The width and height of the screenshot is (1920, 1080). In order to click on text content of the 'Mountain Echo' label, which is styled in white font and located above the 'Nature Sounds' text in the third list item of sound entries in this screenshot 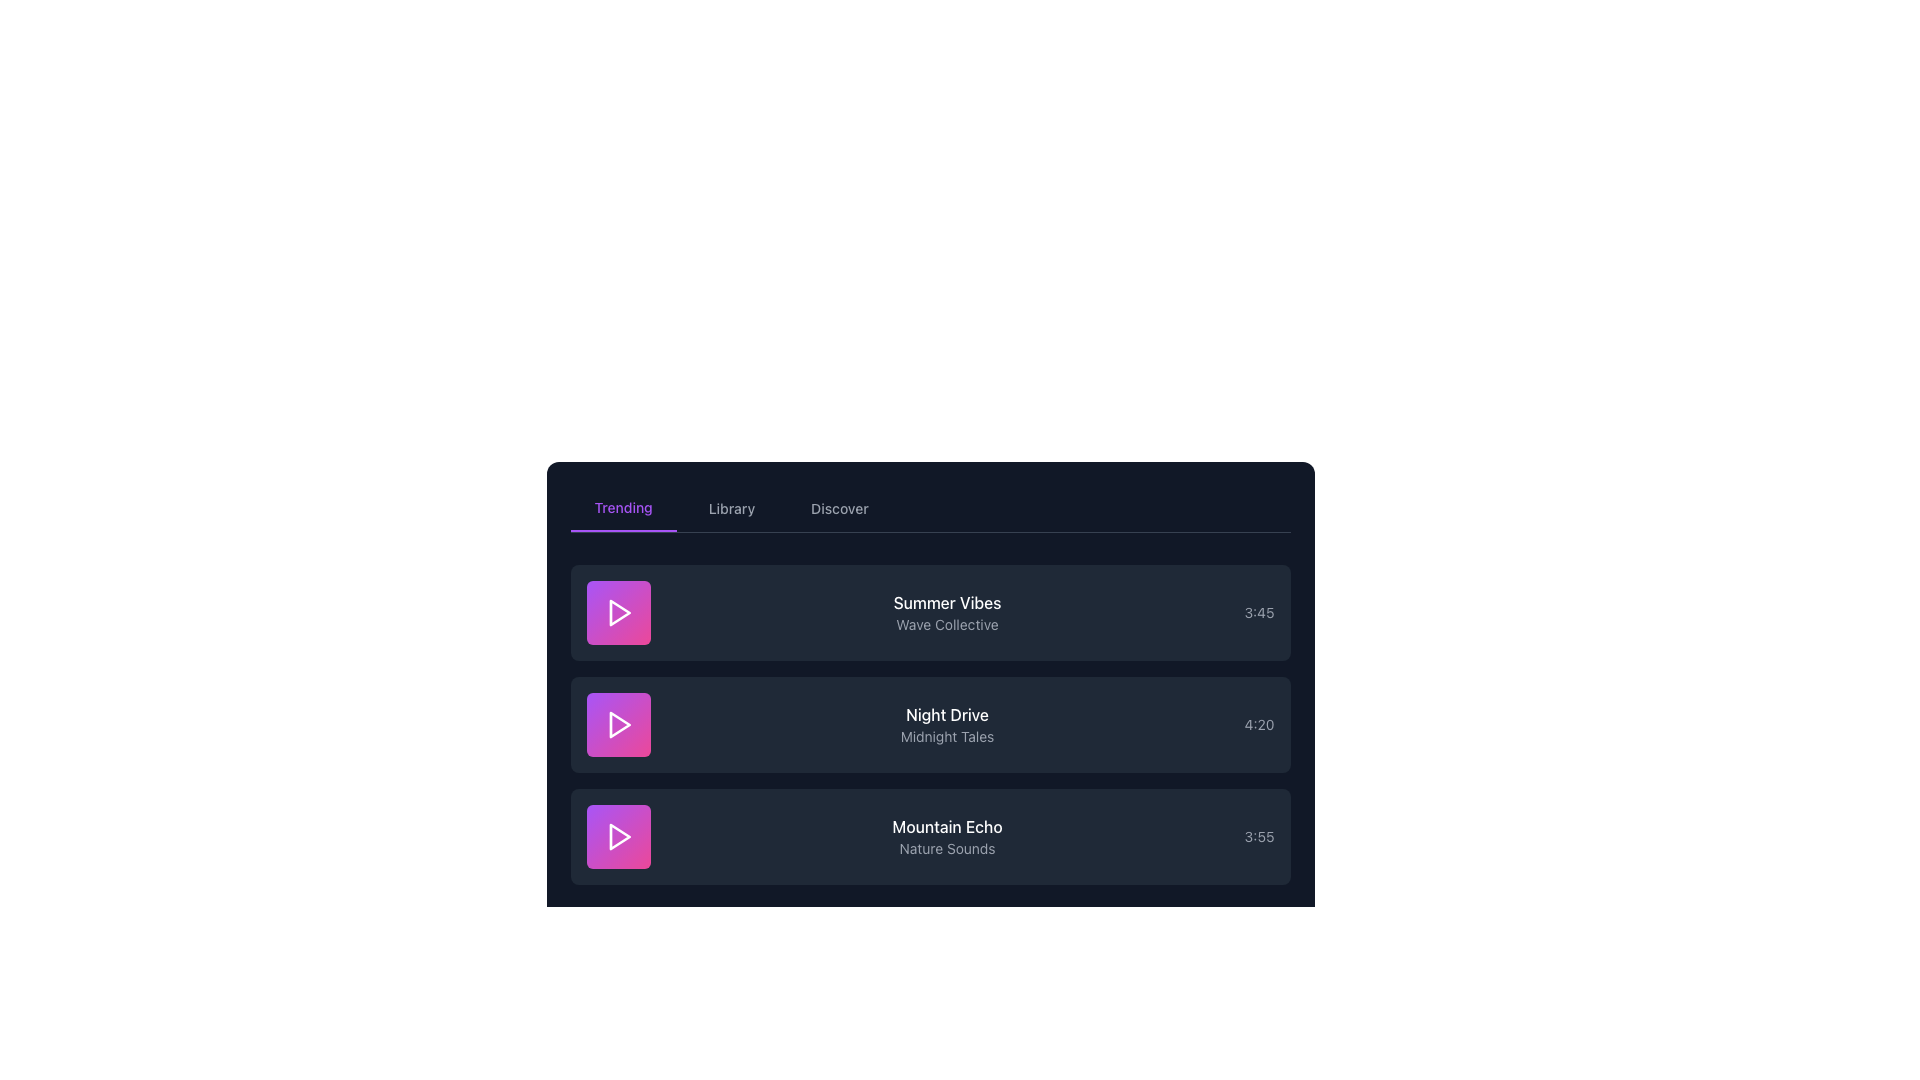, I will do `click(946, 826)`.